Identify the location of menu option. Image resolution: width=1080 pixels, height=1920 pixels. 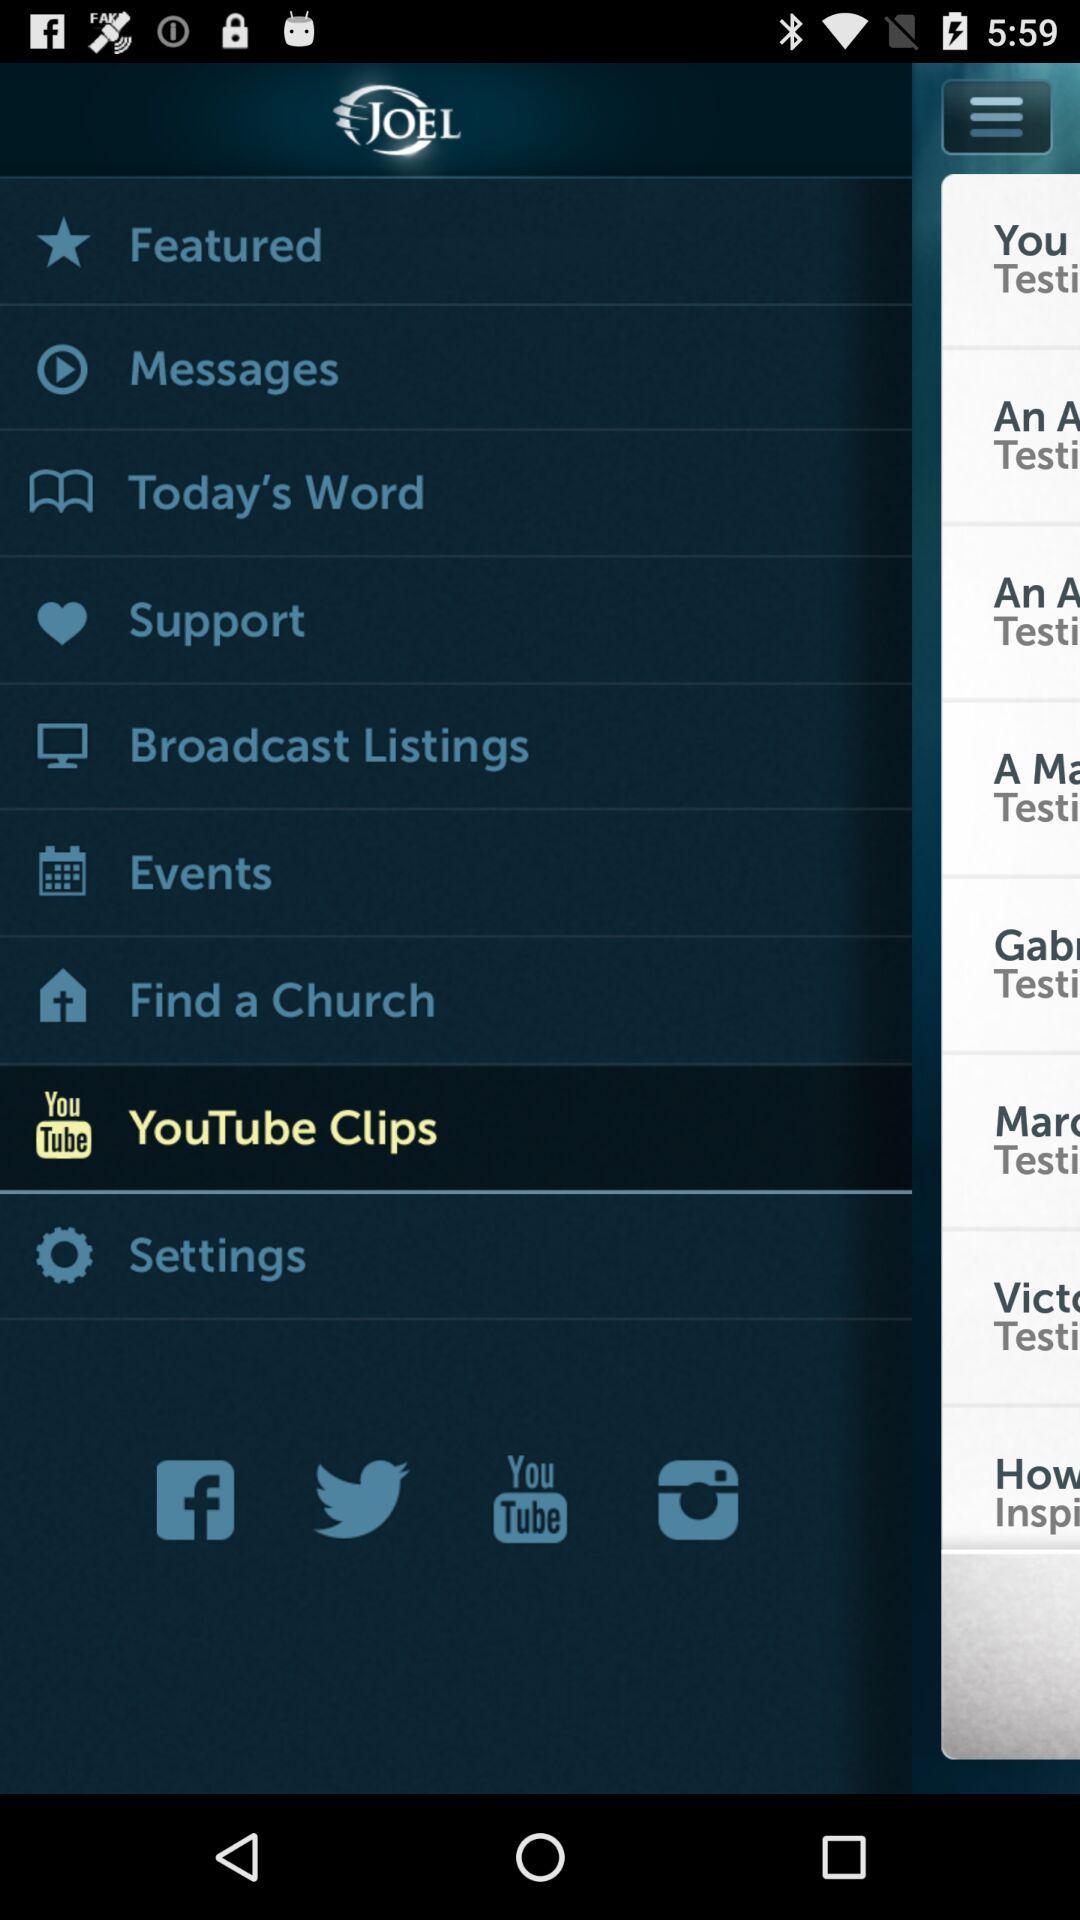
(997, 115).